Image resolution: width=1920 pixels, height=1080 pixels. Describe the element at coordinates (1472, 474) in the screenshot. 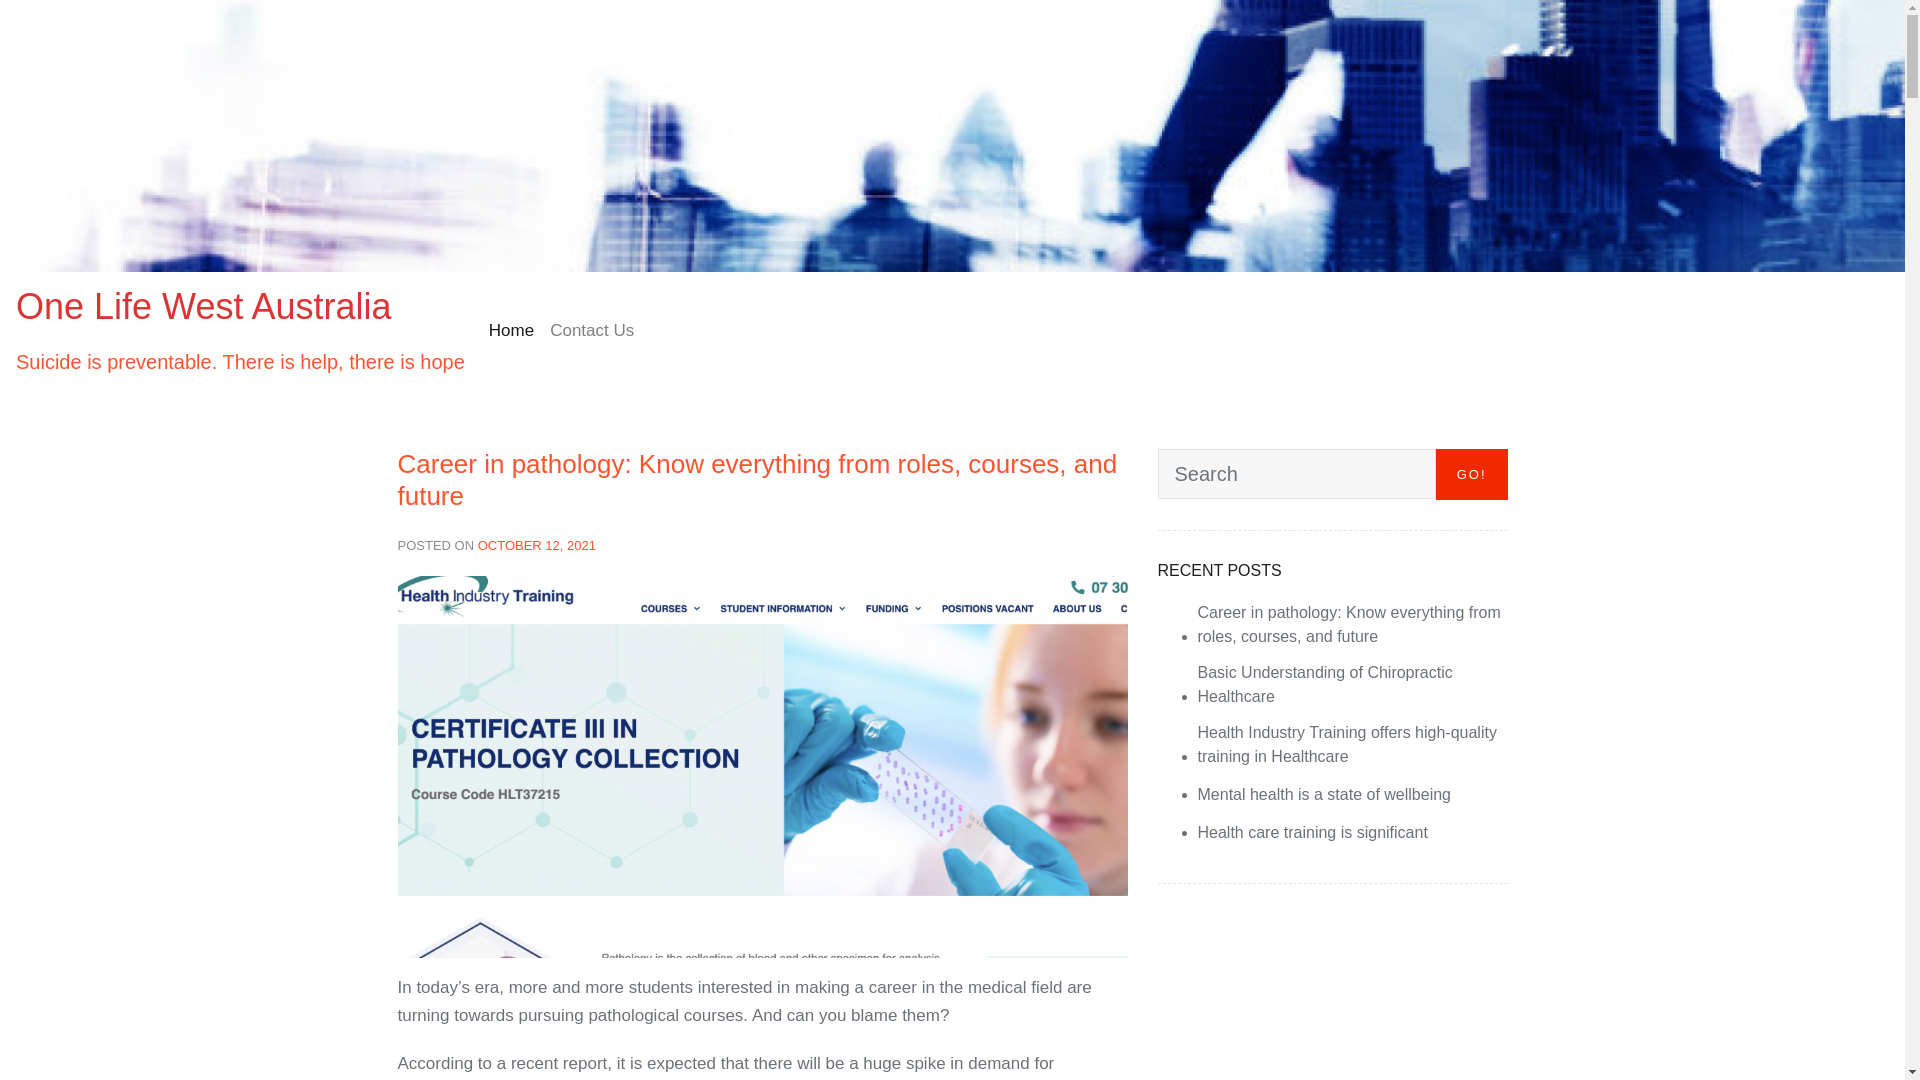

I see `'GO!'` at that location.